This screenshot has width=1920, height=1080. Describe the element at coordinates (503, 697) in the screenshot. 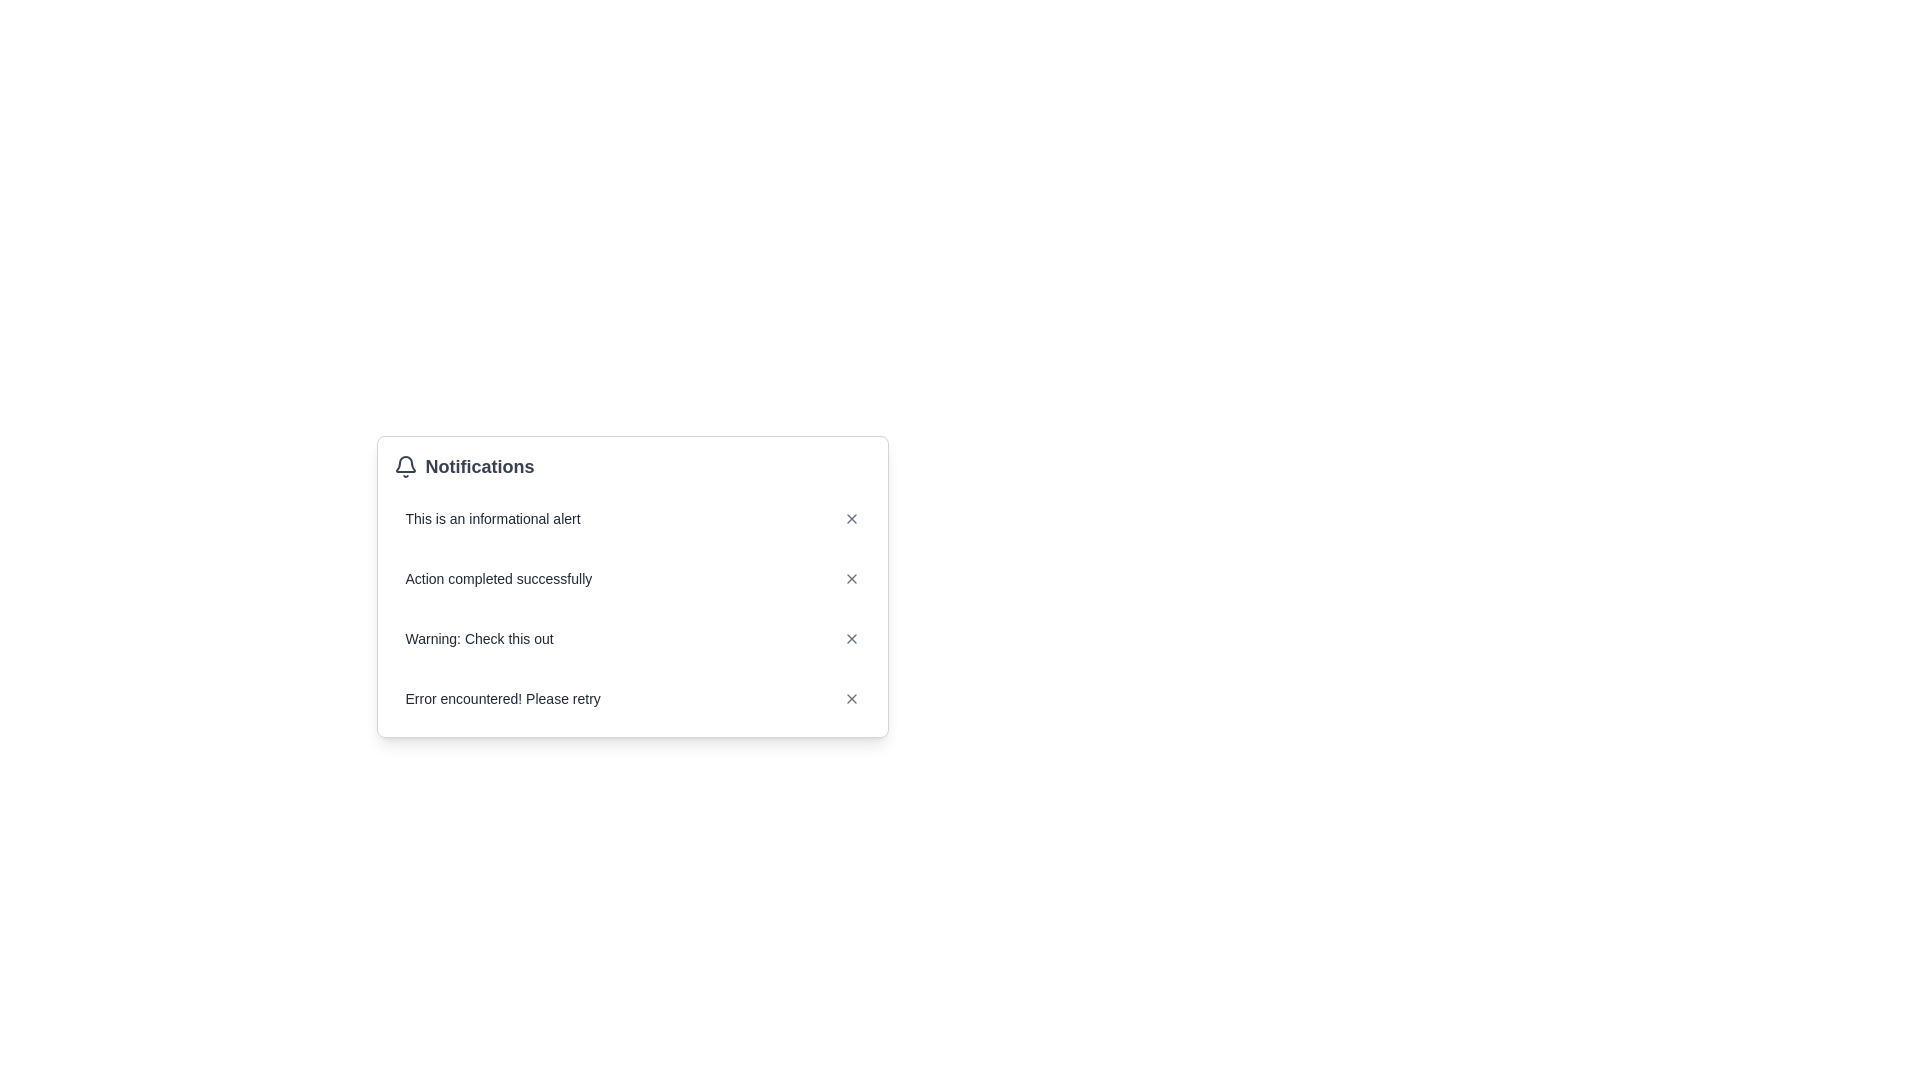

I see `the error message text located in the bottom notification card, which suggests retrying the action` at that location.